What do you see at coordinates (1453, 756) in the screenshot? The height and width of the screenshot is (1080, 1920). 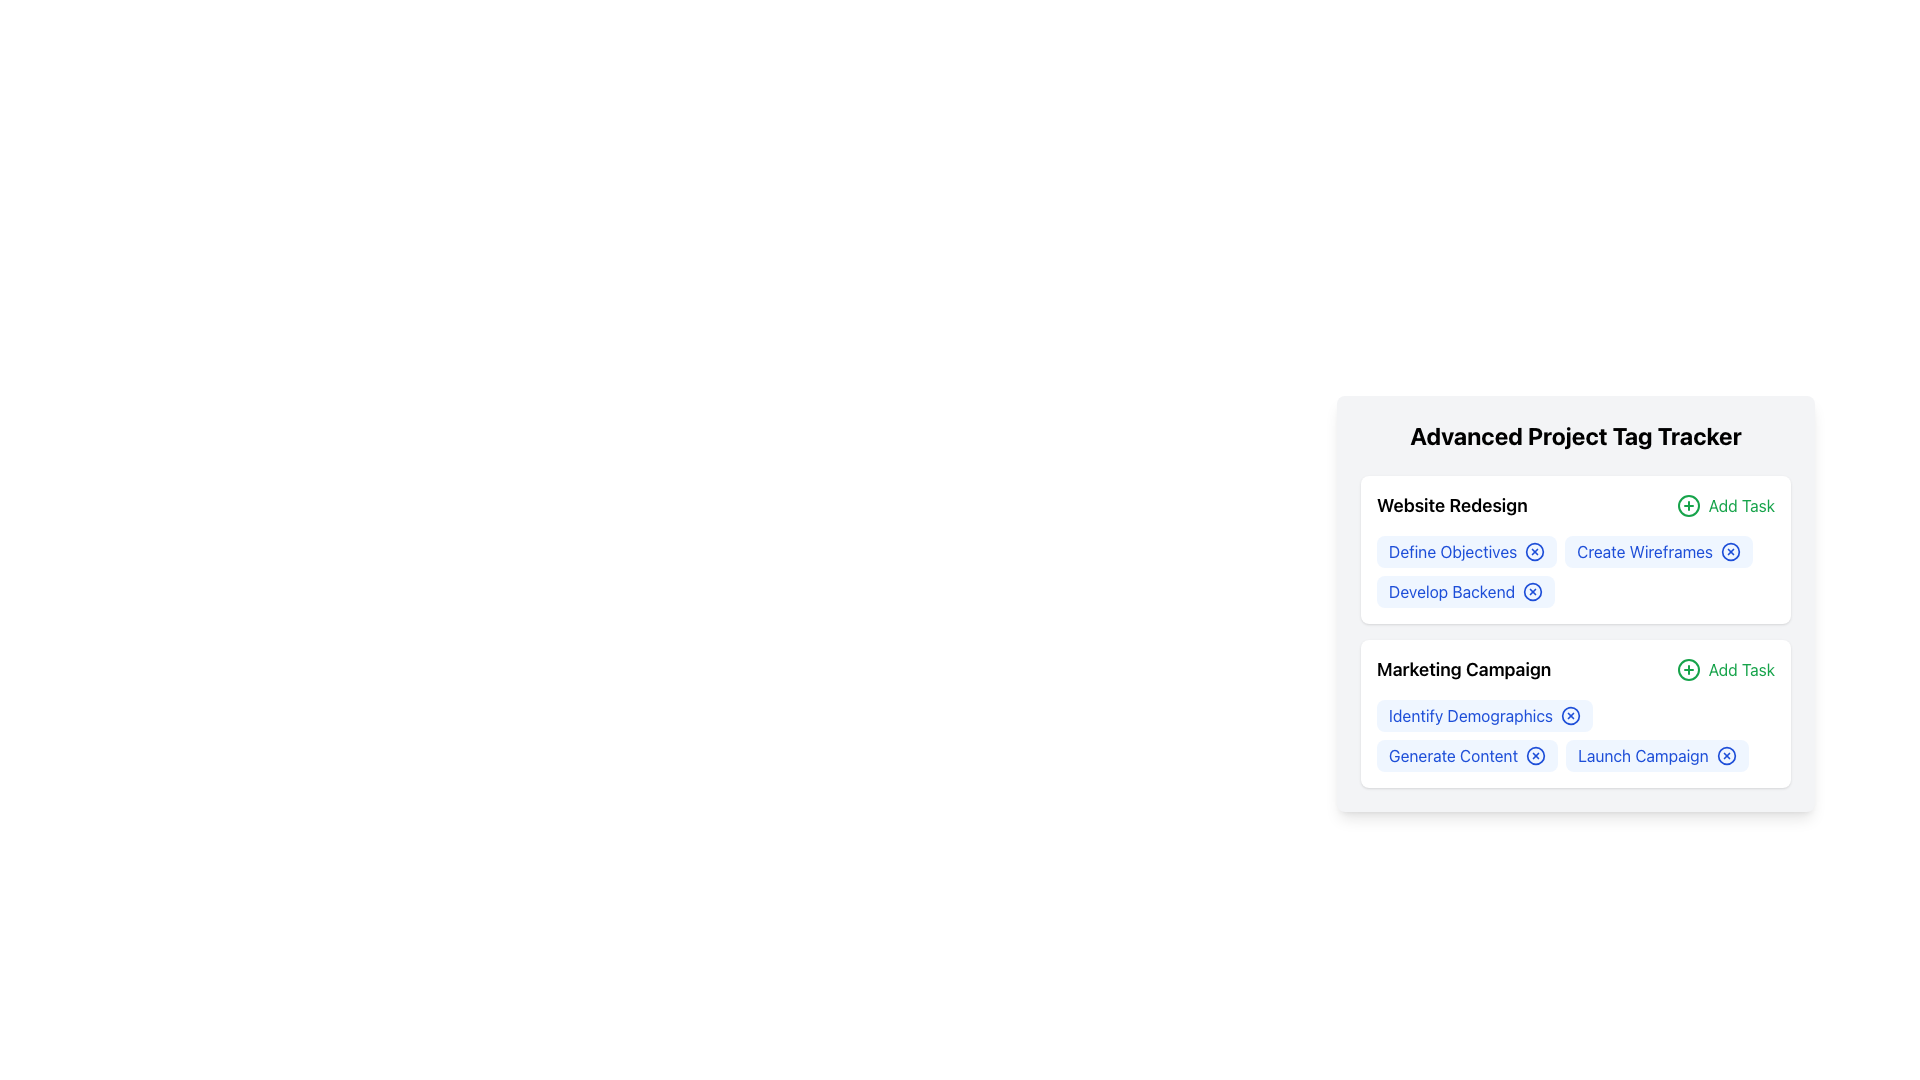 I see `the text label displaying 'Generate Content' in blue color with a rounded background, located within the 'Marketing Campaign' section of the 'Advanced Project Tag Tracker' widget` at bounding box center [1453, 756].